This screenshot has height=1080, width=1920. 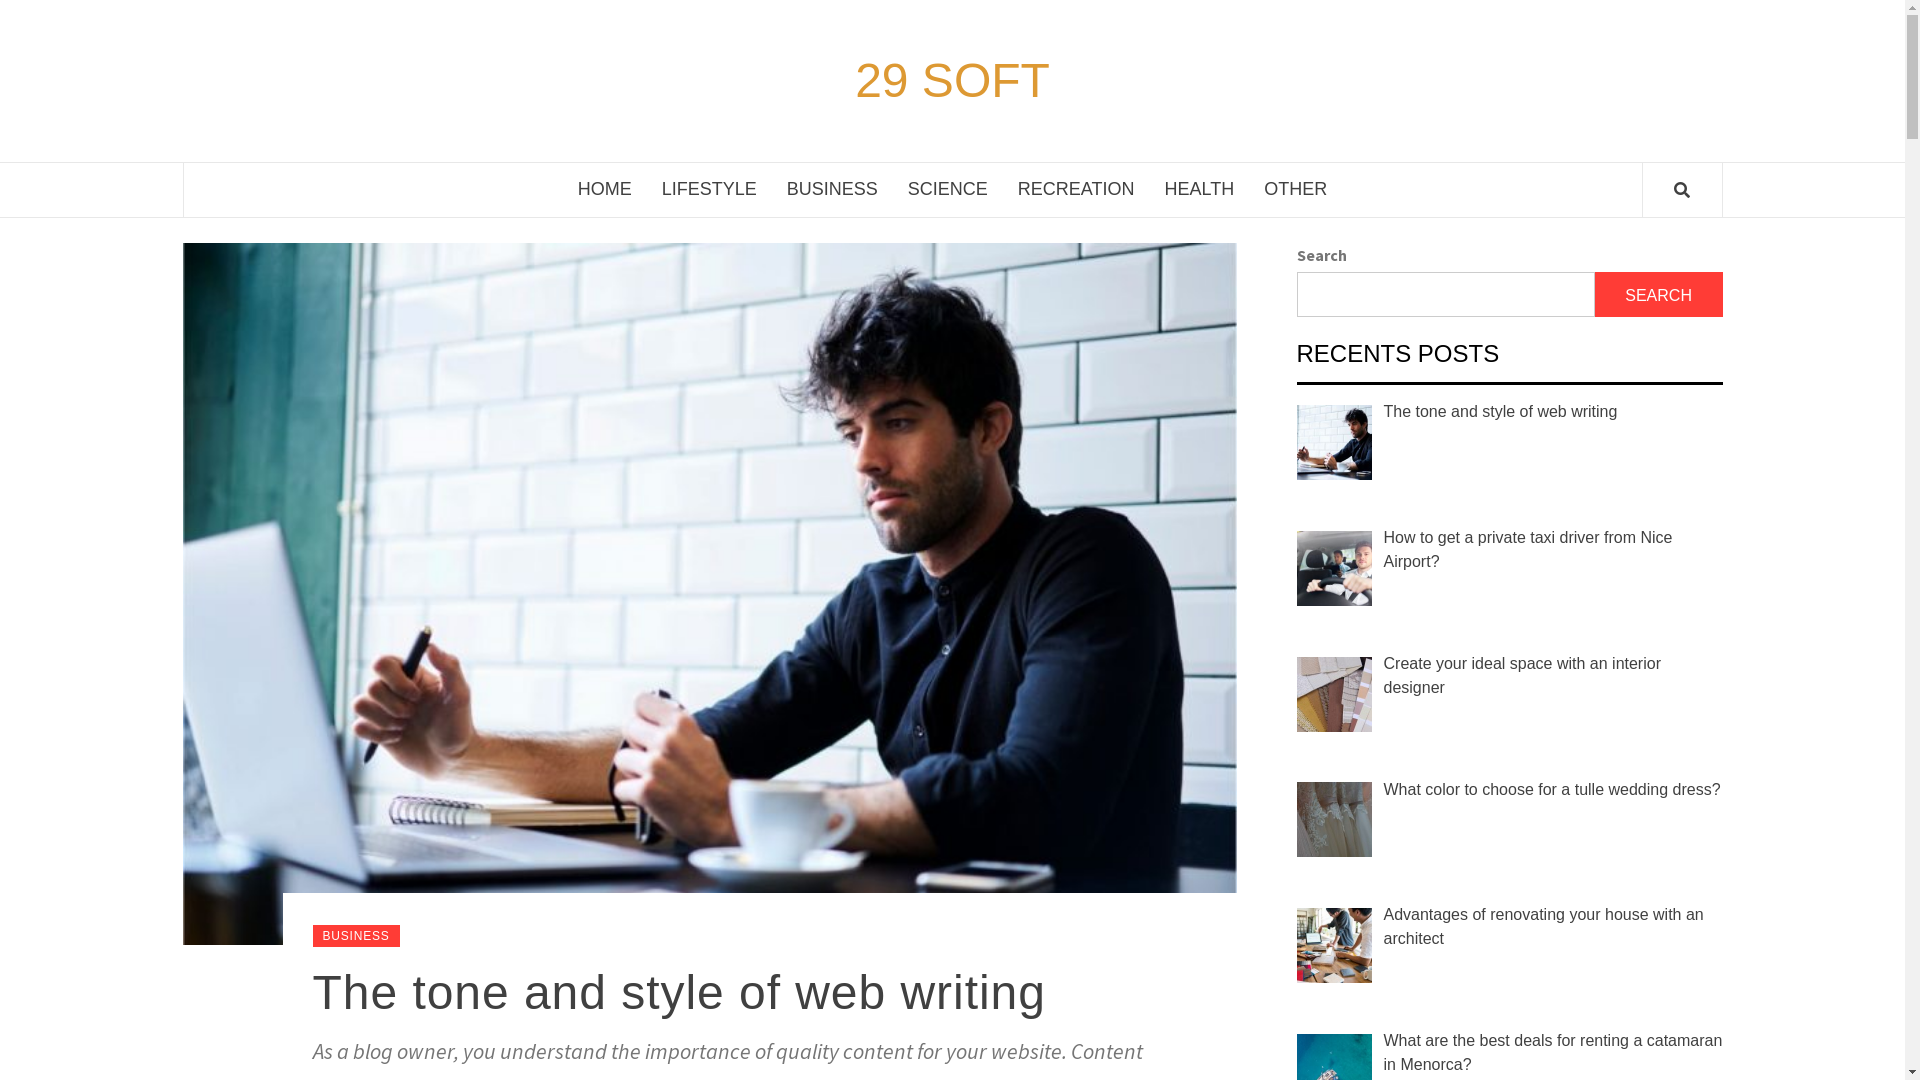 What do you see at coordinates (311, 992) in the screenshot?
I see `'The tone and style of web writing'` at bounding box center [311, 992].